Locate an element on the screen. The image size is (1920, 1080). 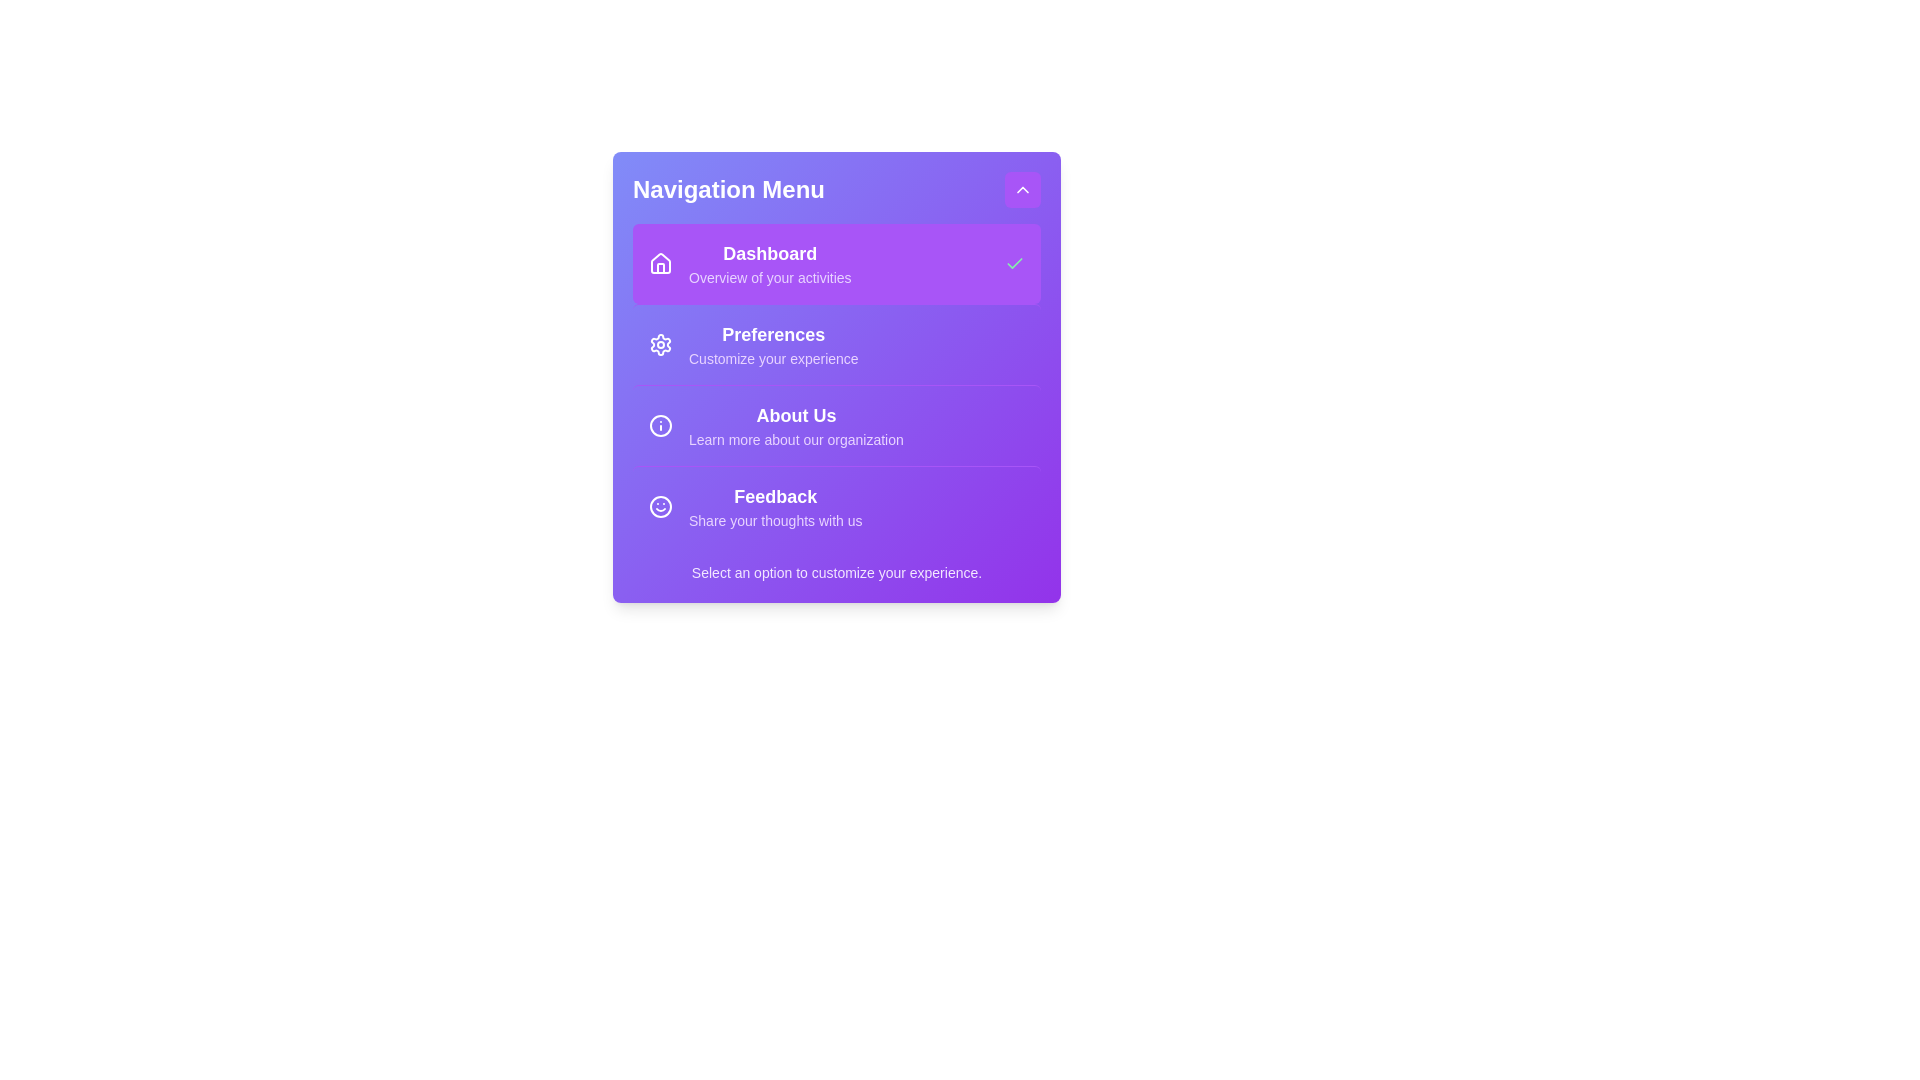
the footer text to interact with it is located at coordinates (836, 573).